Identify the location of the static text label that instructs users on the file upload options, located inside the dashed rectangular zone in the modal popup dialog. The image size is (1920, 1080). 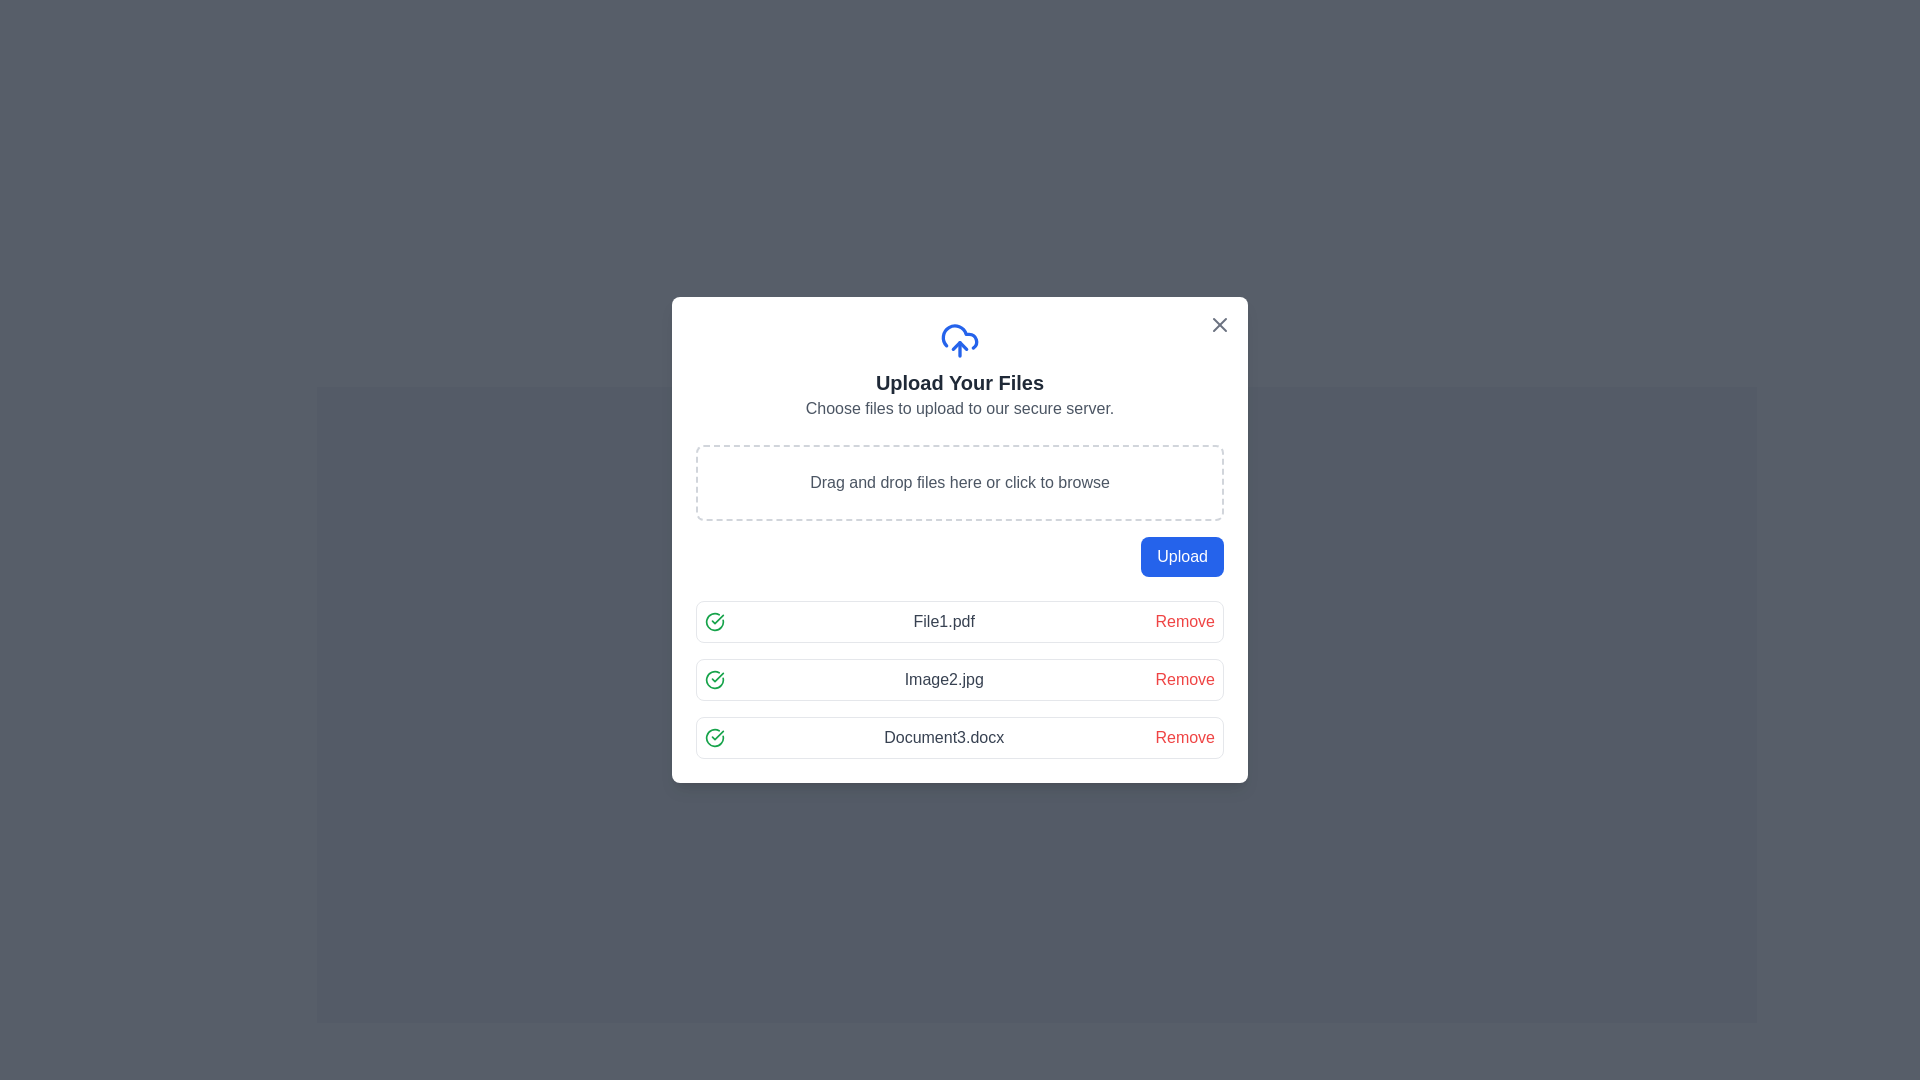
(960, 482).